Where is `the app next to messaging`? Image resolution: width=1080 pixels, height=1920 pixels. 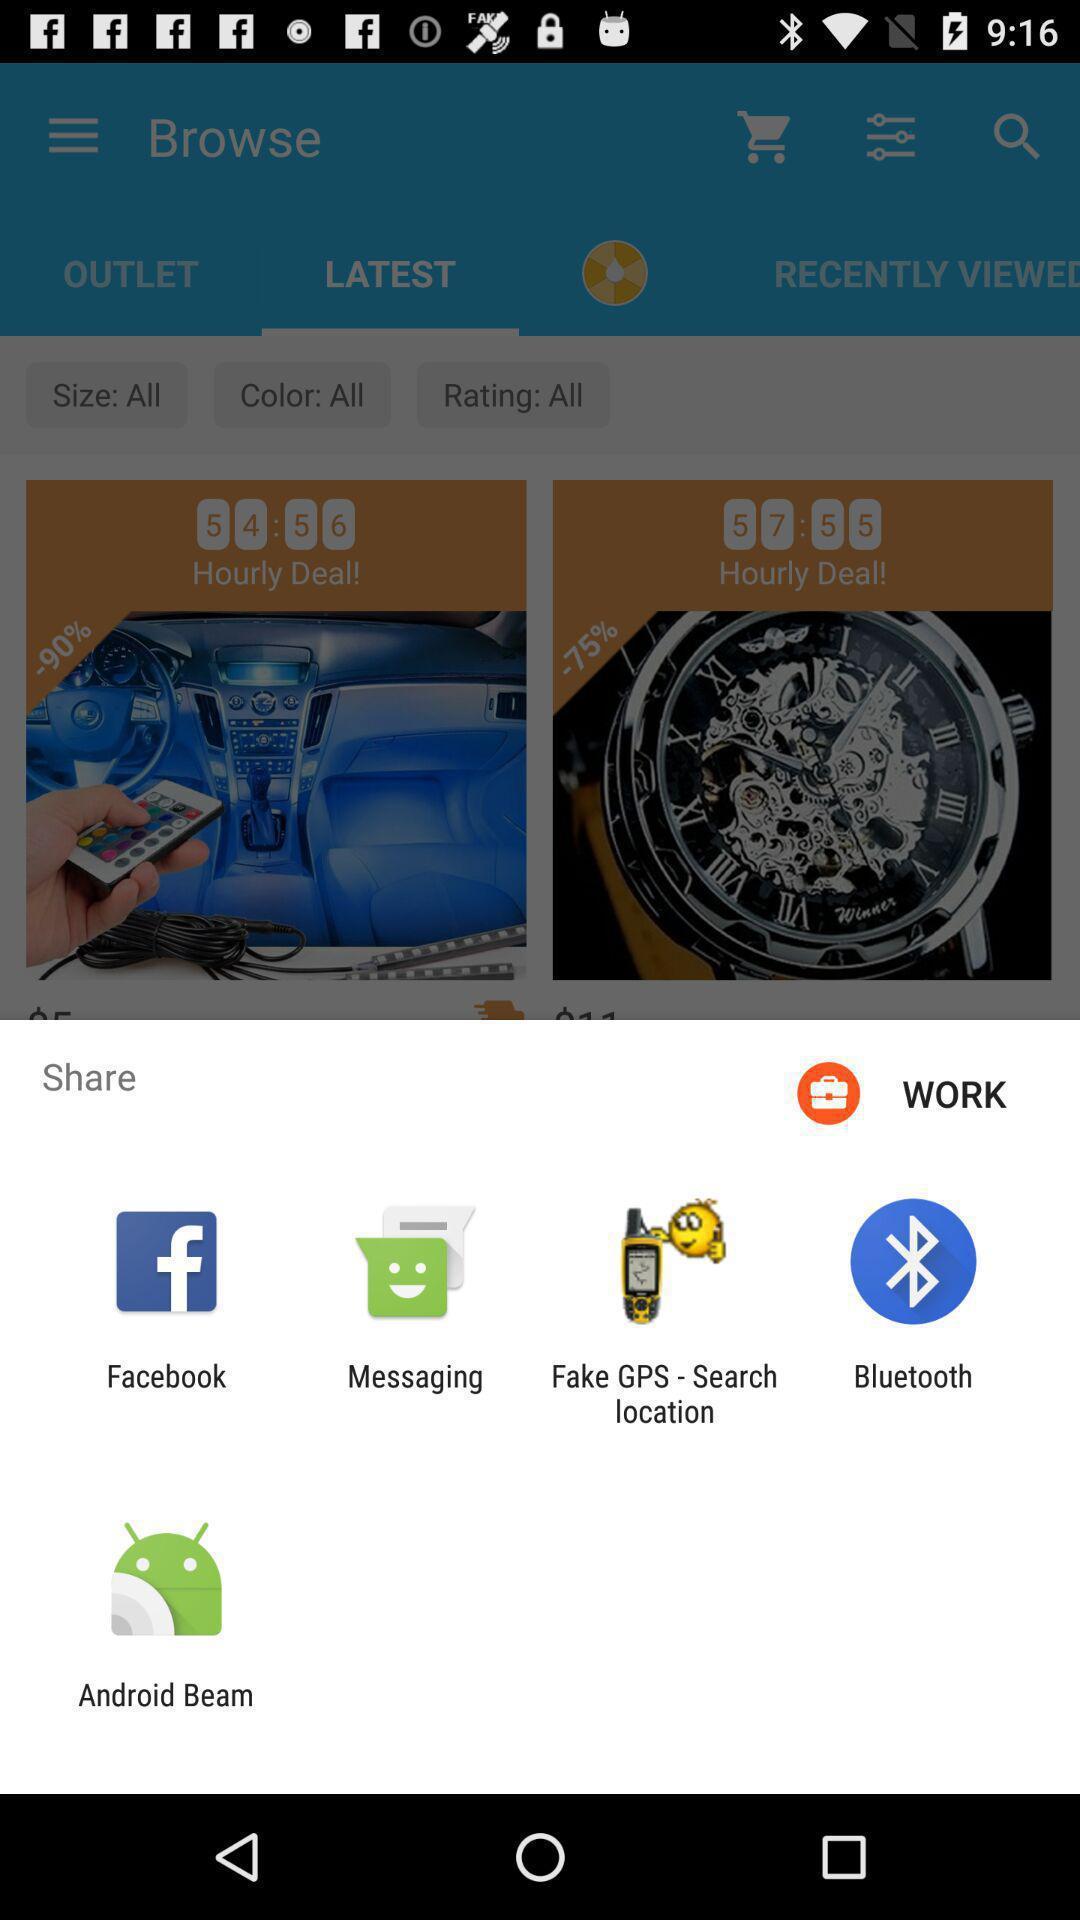
the app next to messaging is located at coordinates (165, 1392).